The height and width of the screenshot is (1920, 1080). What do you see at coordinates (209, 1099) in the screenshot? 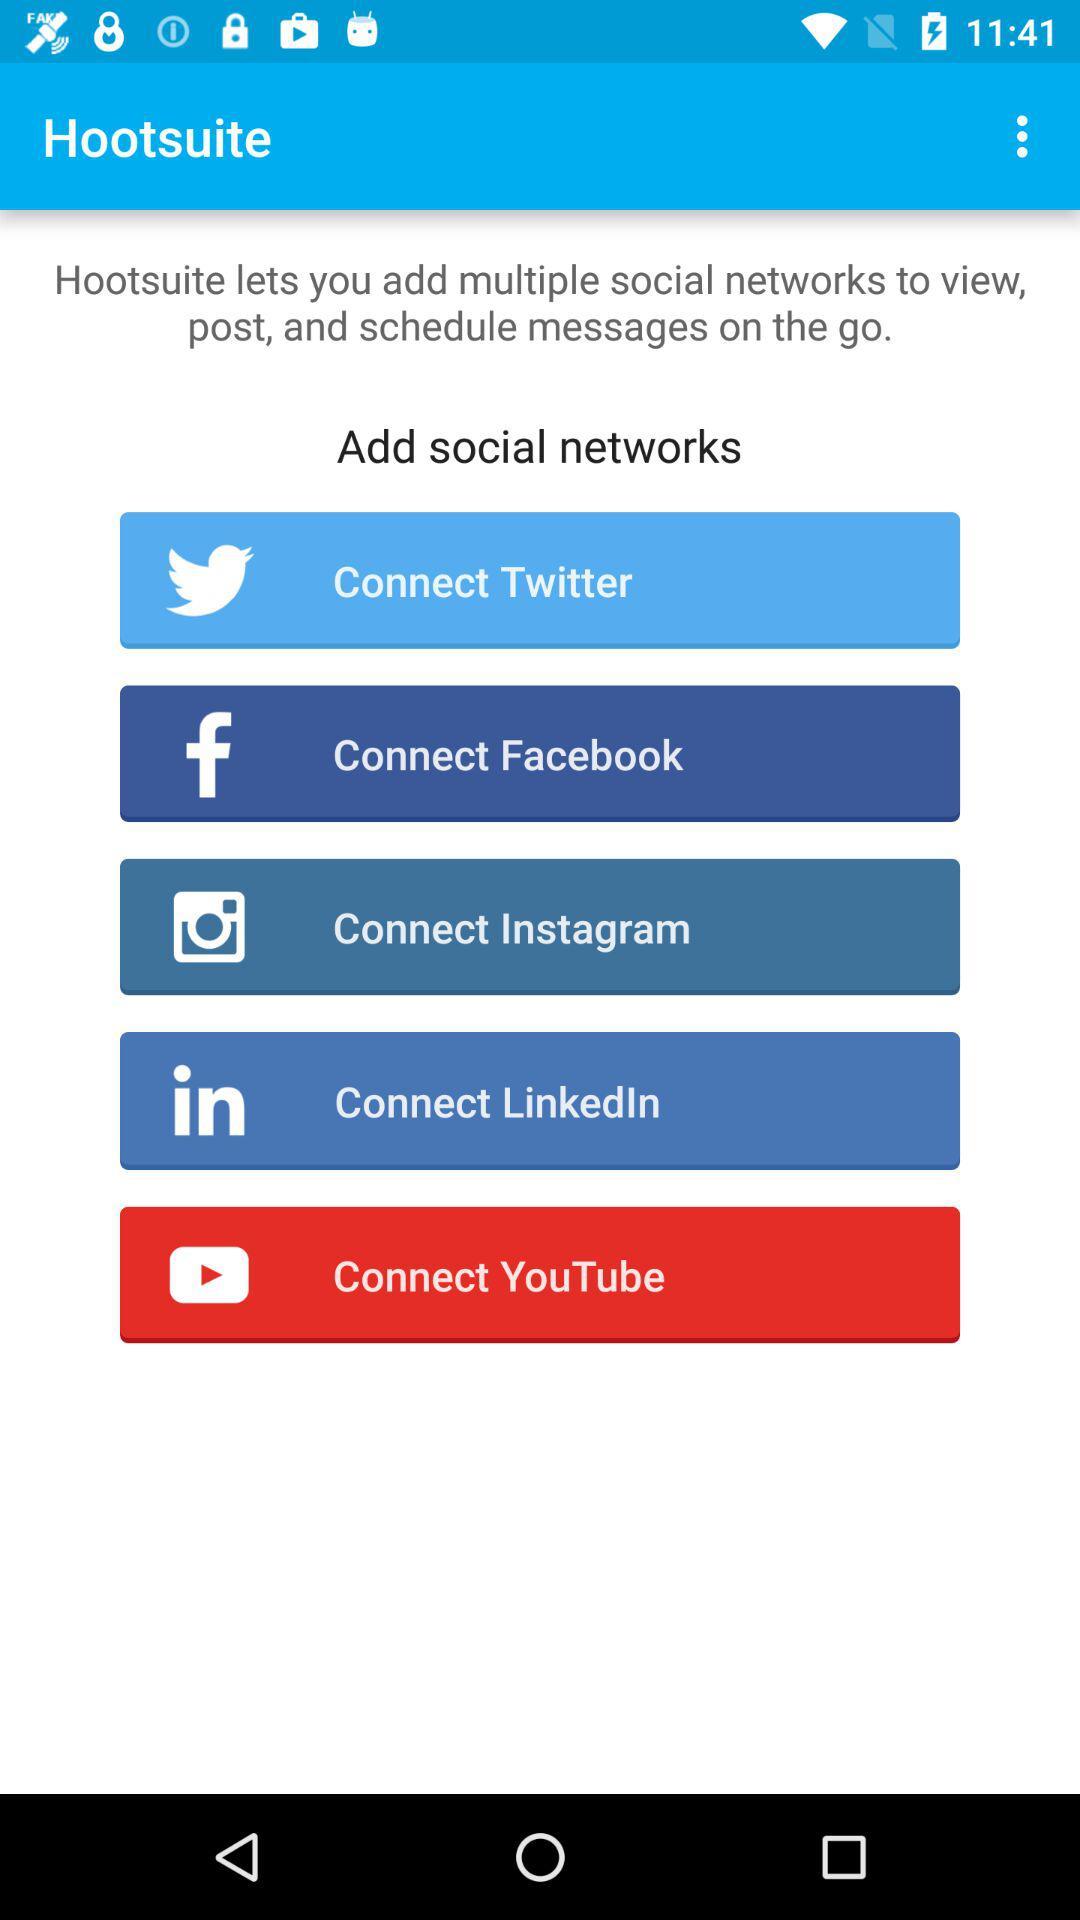
I see `the icon at right side of connect linkedin` at bounding box center [209, 1099].